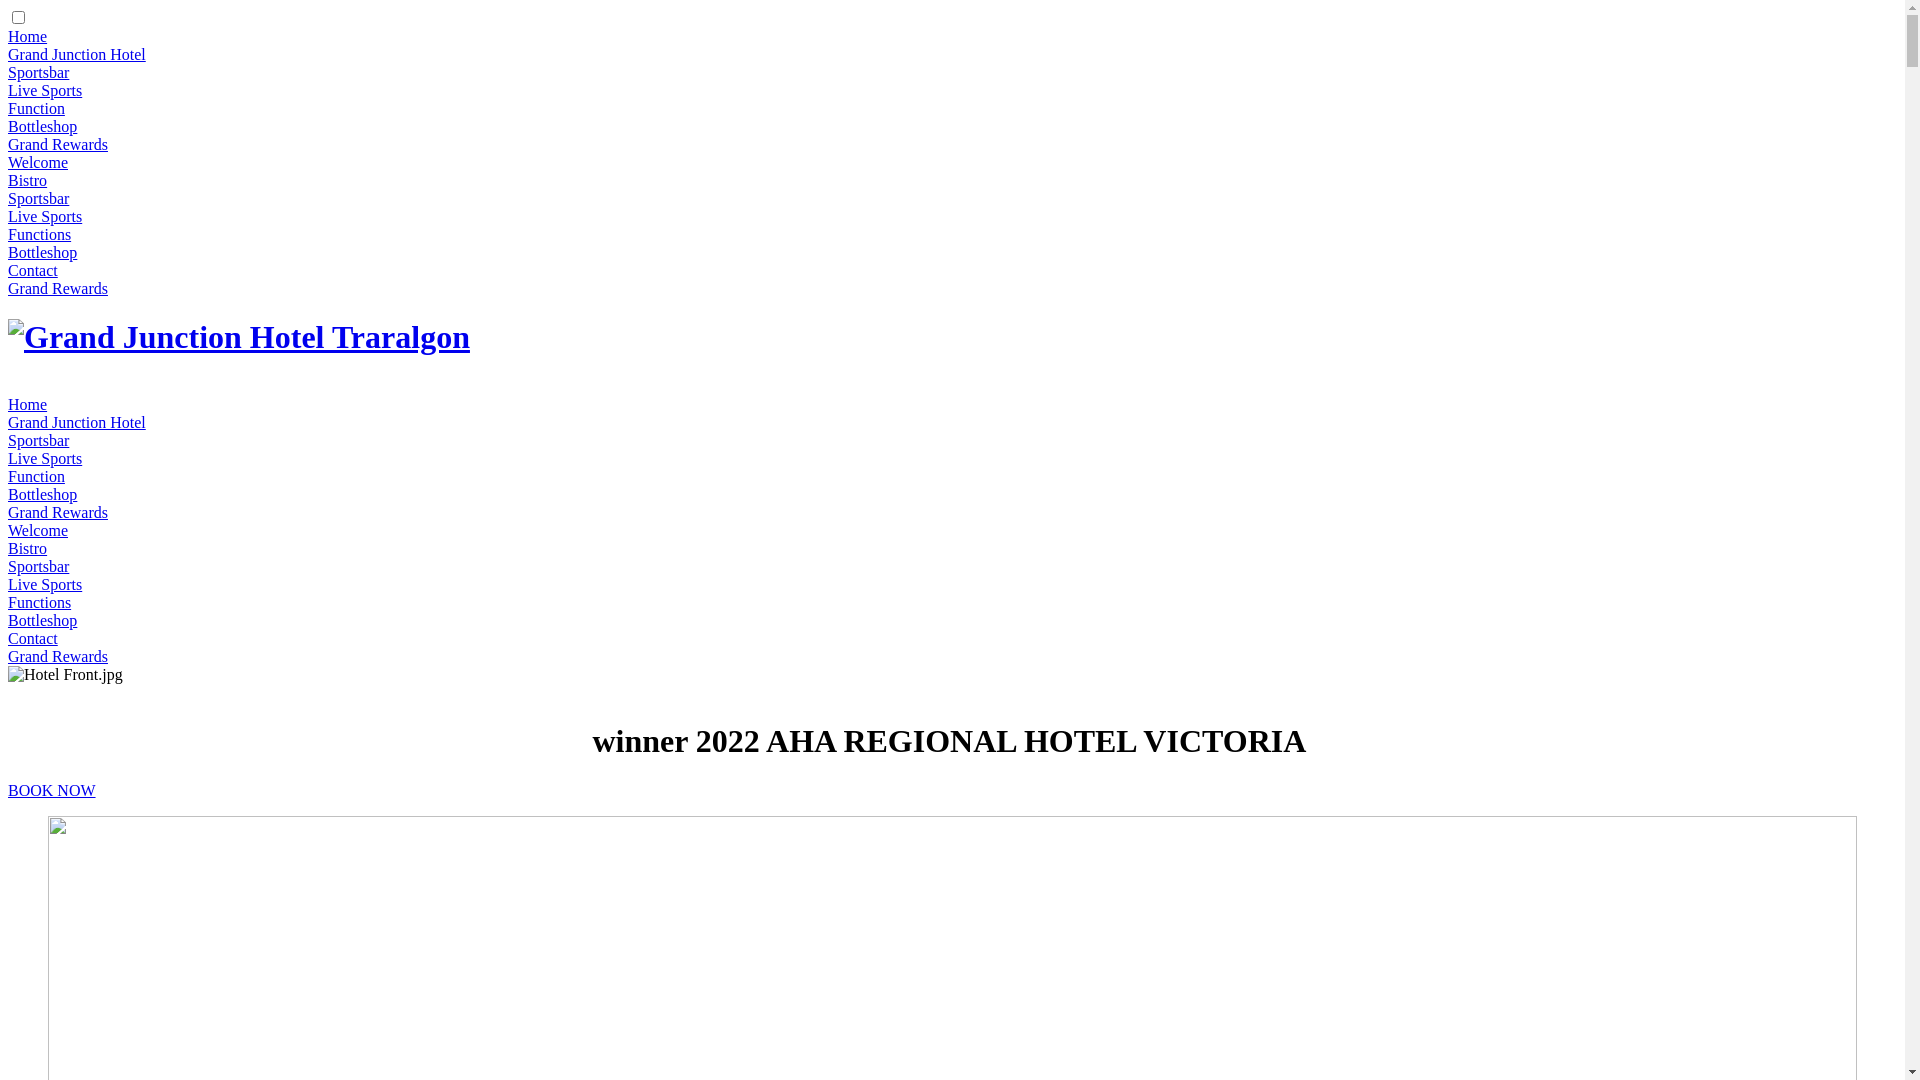 The width and height of the screenshot is (1920, 1080). What do you see at coordinates (36, 108) in the screenshot?
I see `'Function'` at bounding box center [36, 108].